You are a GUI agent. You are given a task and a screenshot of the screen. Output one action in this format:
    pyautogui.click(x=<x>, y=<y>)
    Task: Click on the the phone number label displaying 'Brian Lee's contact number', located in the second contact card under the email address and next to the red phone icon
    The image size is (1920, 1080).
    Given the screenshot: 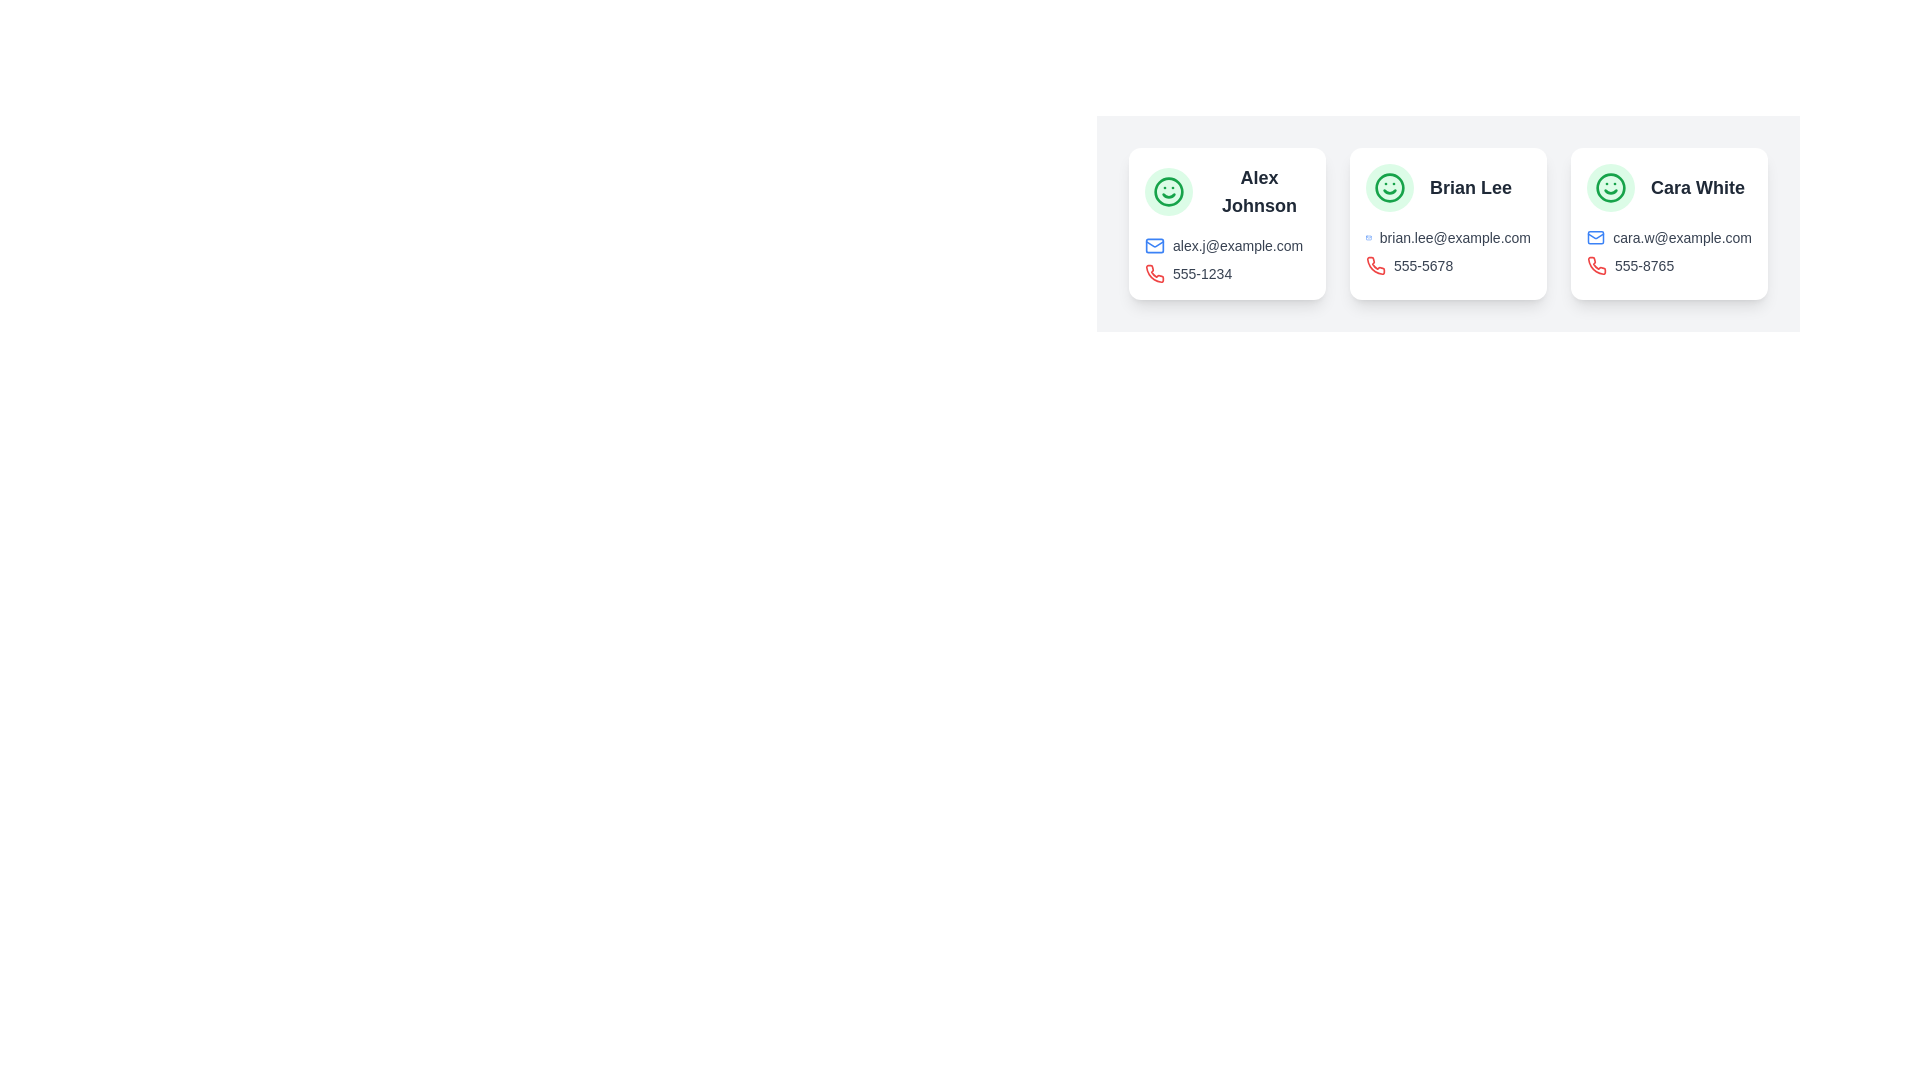 What is the action you would take?
    pyautogui.click(x=1422, y=265)
    